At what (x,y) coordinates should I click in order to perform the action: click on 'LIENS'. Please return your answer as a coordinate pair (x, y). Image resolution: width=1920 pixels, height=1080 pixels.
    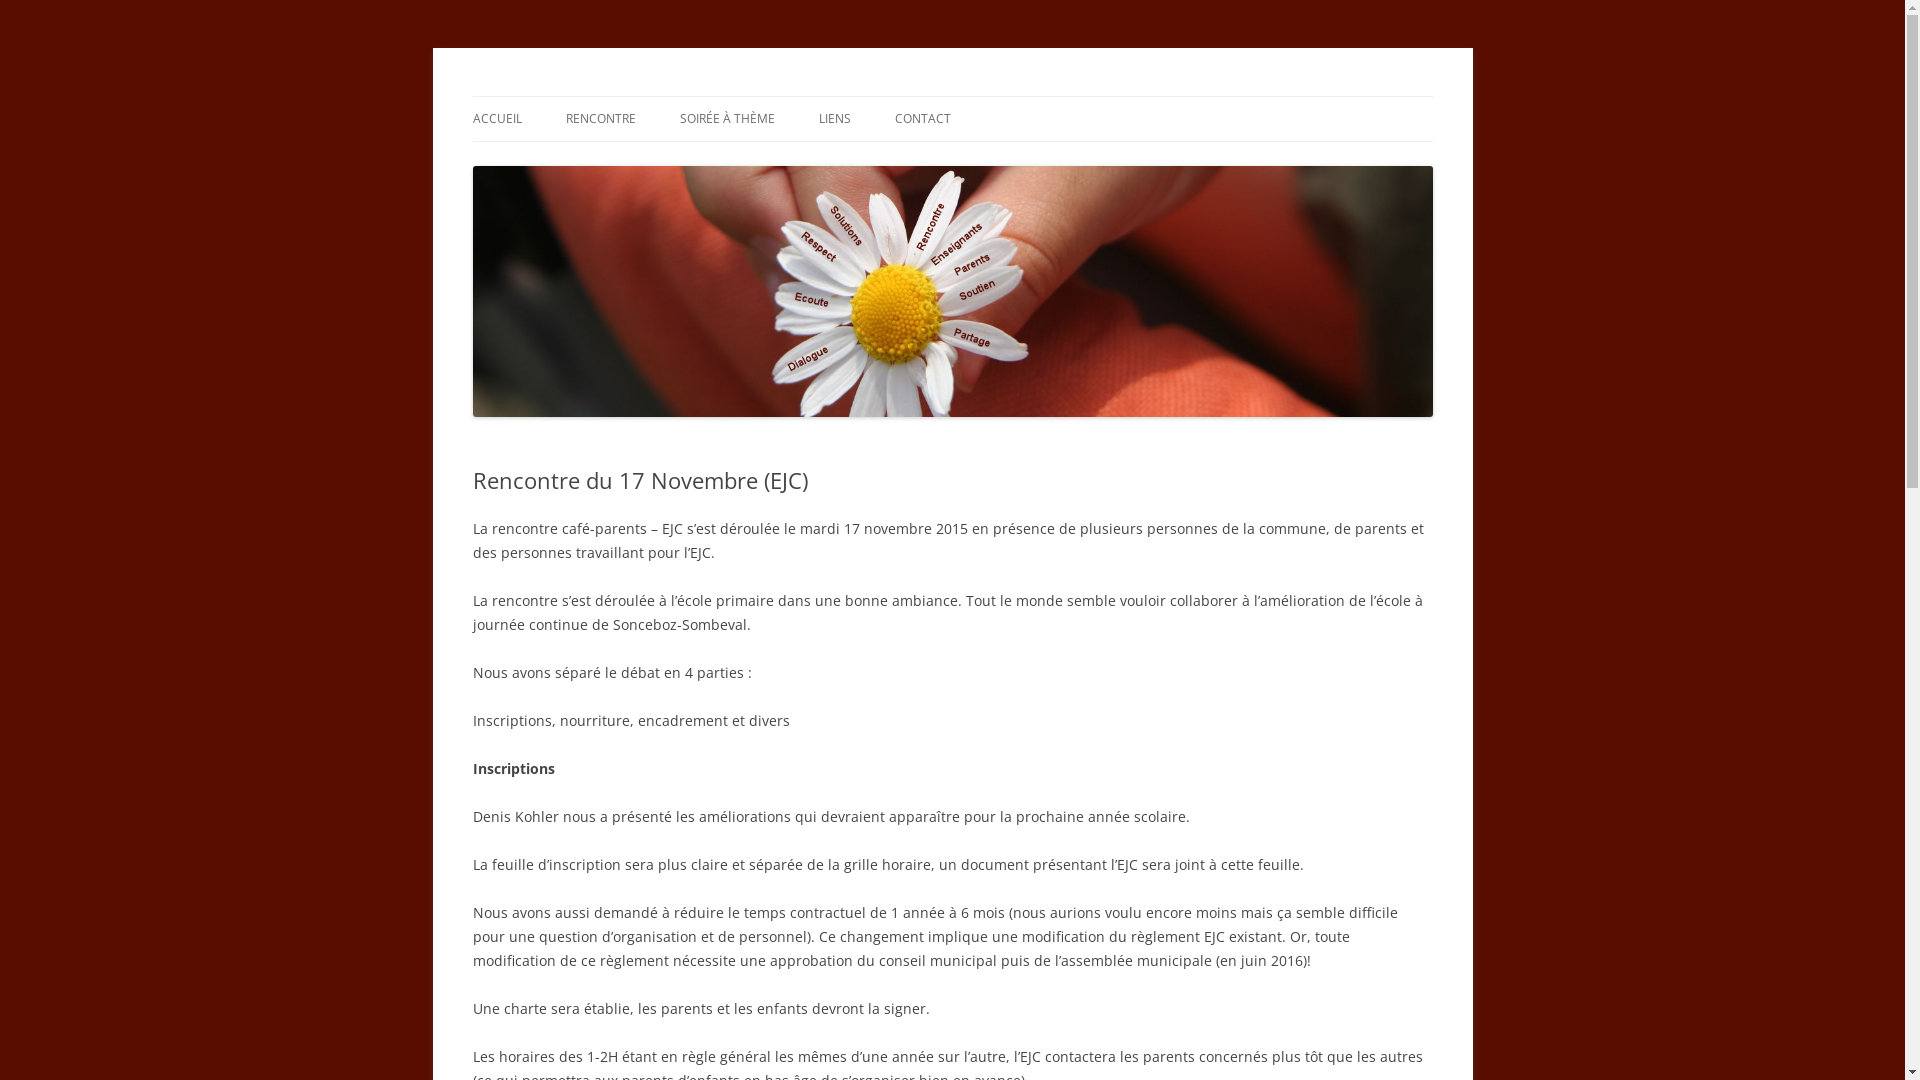
    Looking at the image, I should click on (834, 119).